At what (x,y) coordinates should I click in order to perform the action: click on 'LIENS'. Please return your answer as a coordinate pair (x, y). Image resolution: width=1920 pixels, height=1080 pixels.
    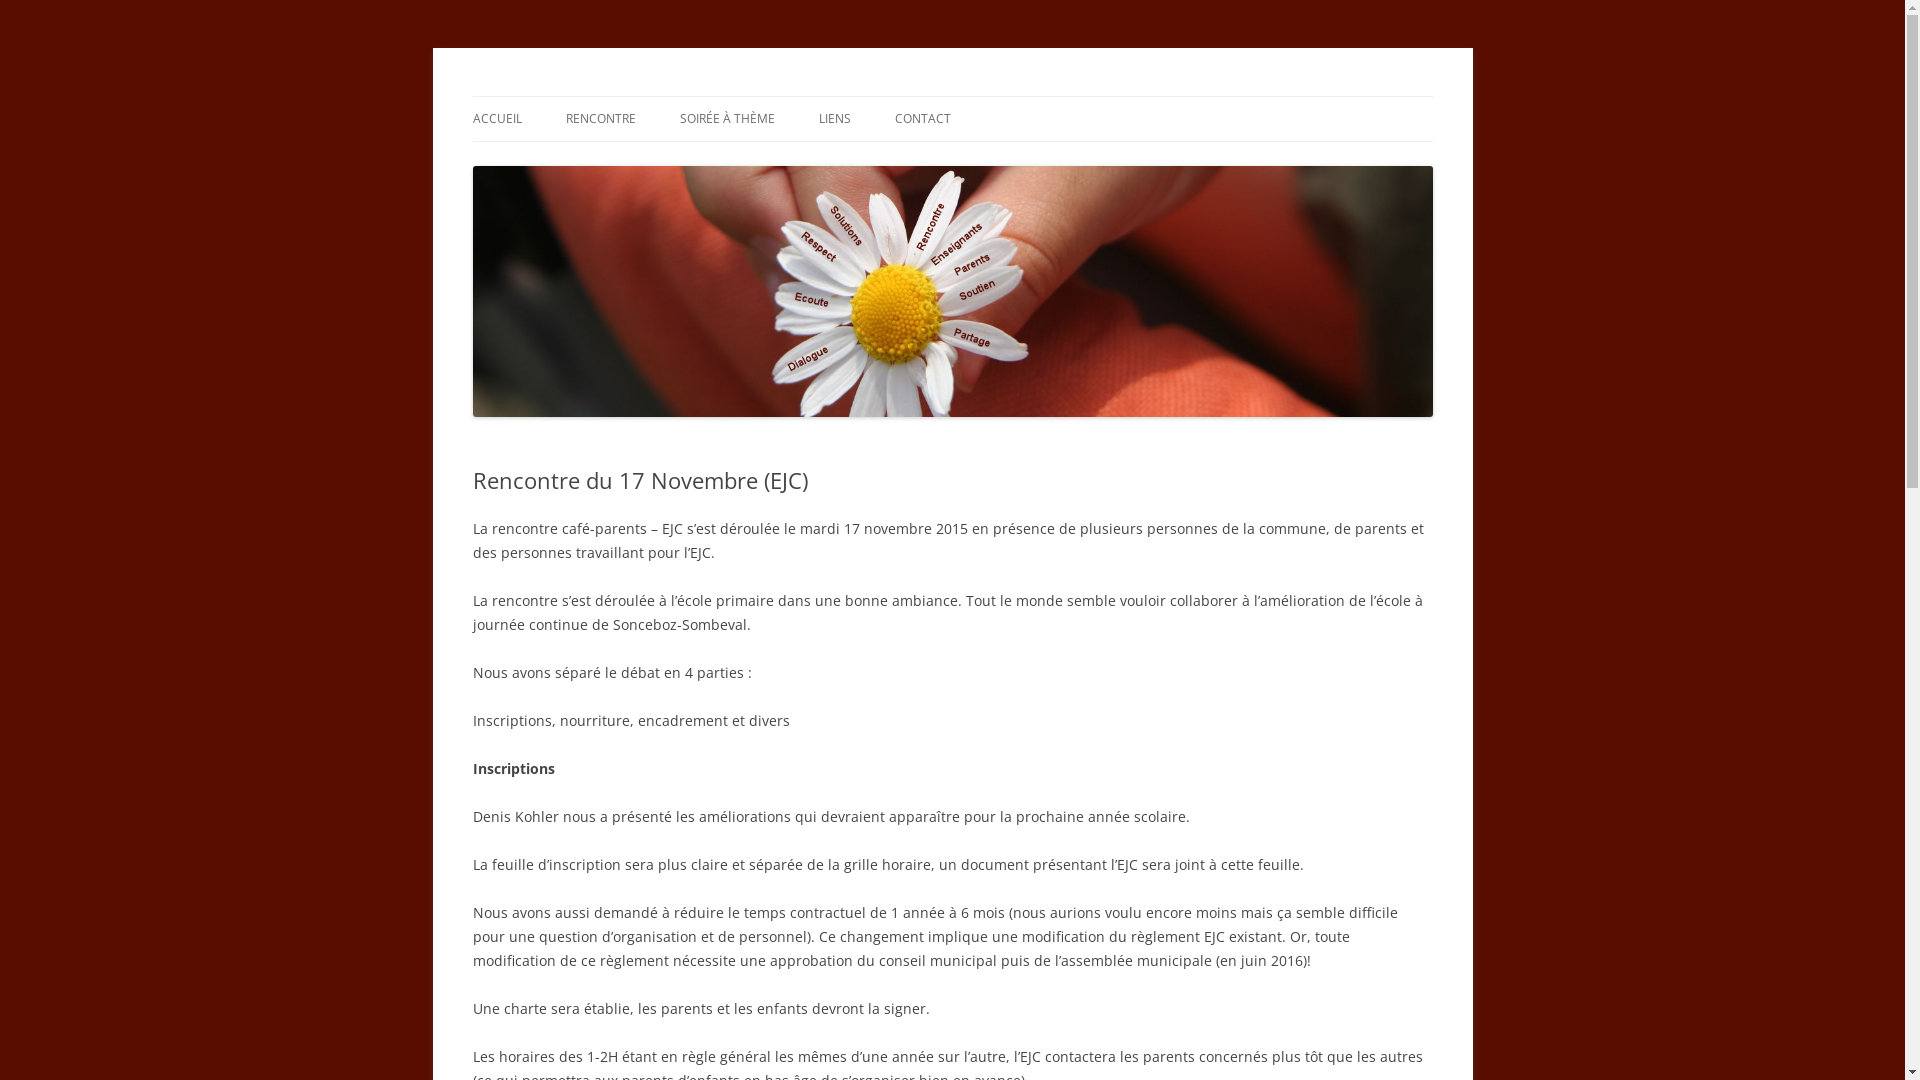
    Looking at the image, I should click on (834, 119).